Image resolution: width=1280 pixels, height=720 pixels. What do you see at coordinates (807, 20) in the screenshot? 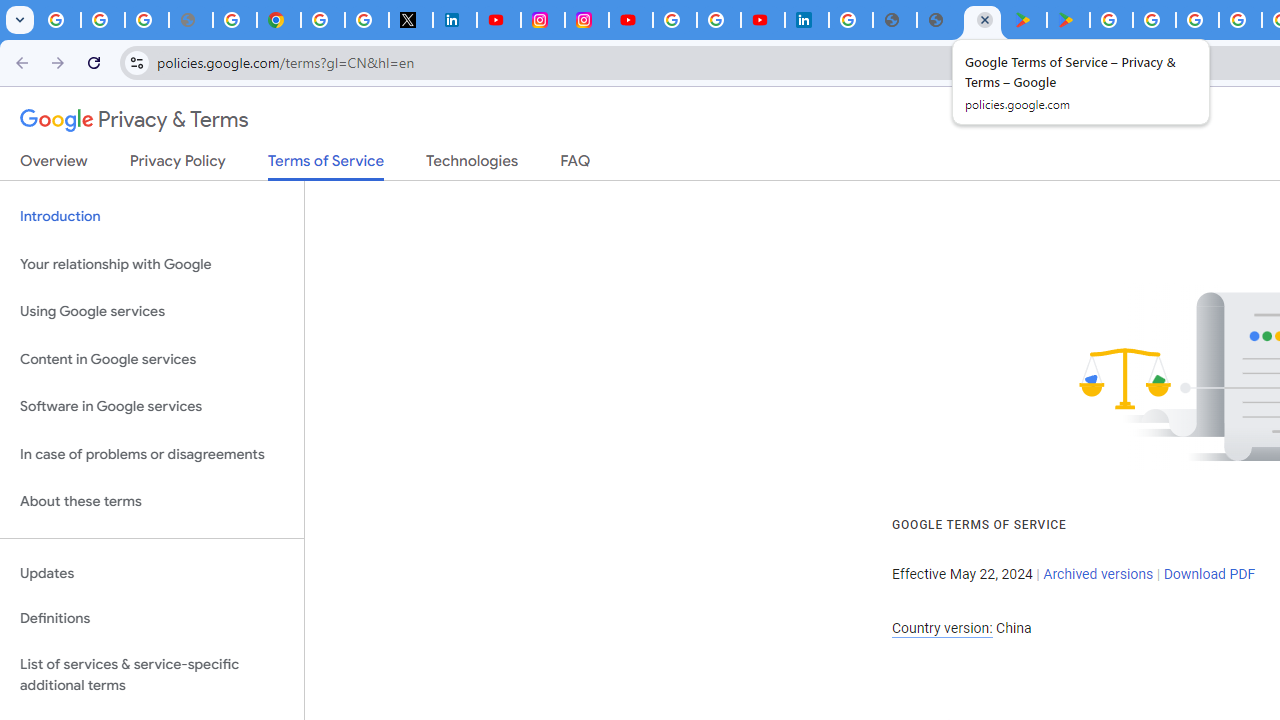
I see `'Identity verification via Persona | LinkedIn Help'` at bounding box center [807, 20].